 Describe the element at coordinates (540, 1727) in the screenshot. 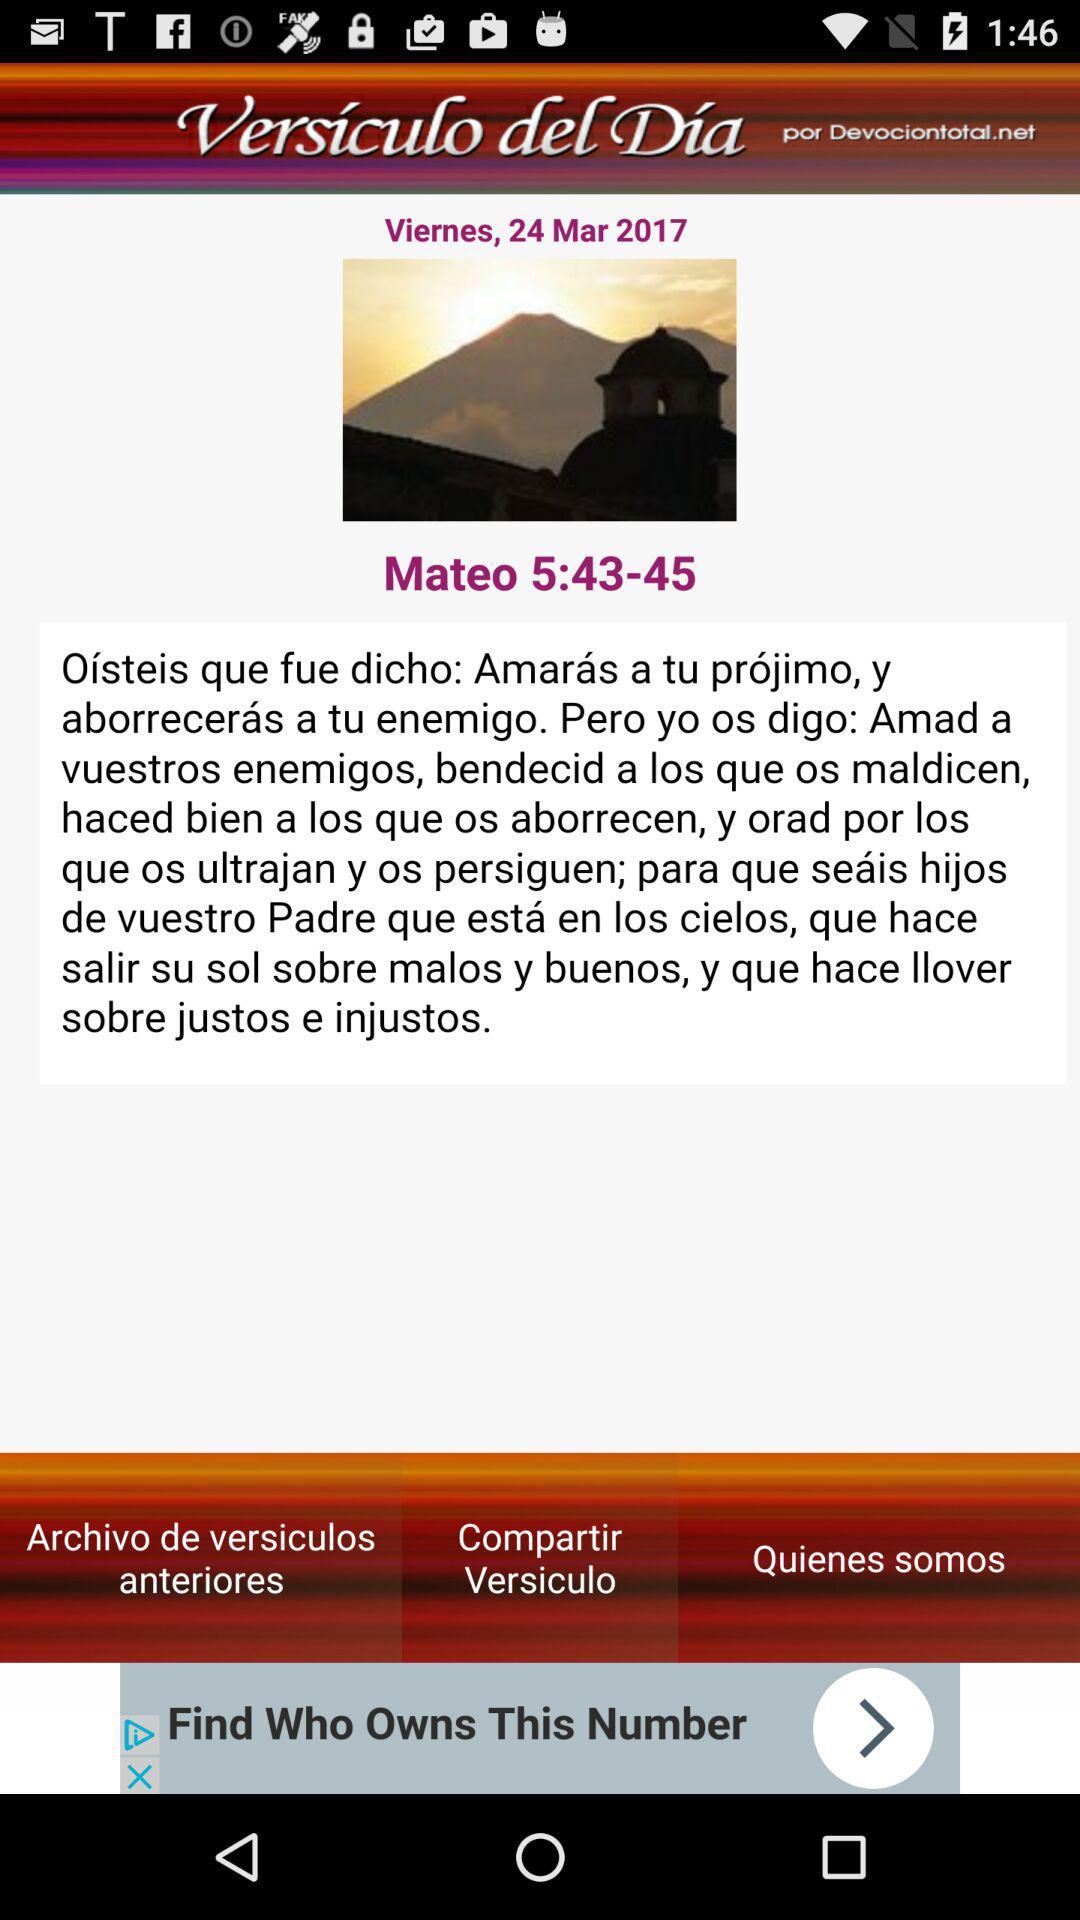

I see `advertising` at that location.